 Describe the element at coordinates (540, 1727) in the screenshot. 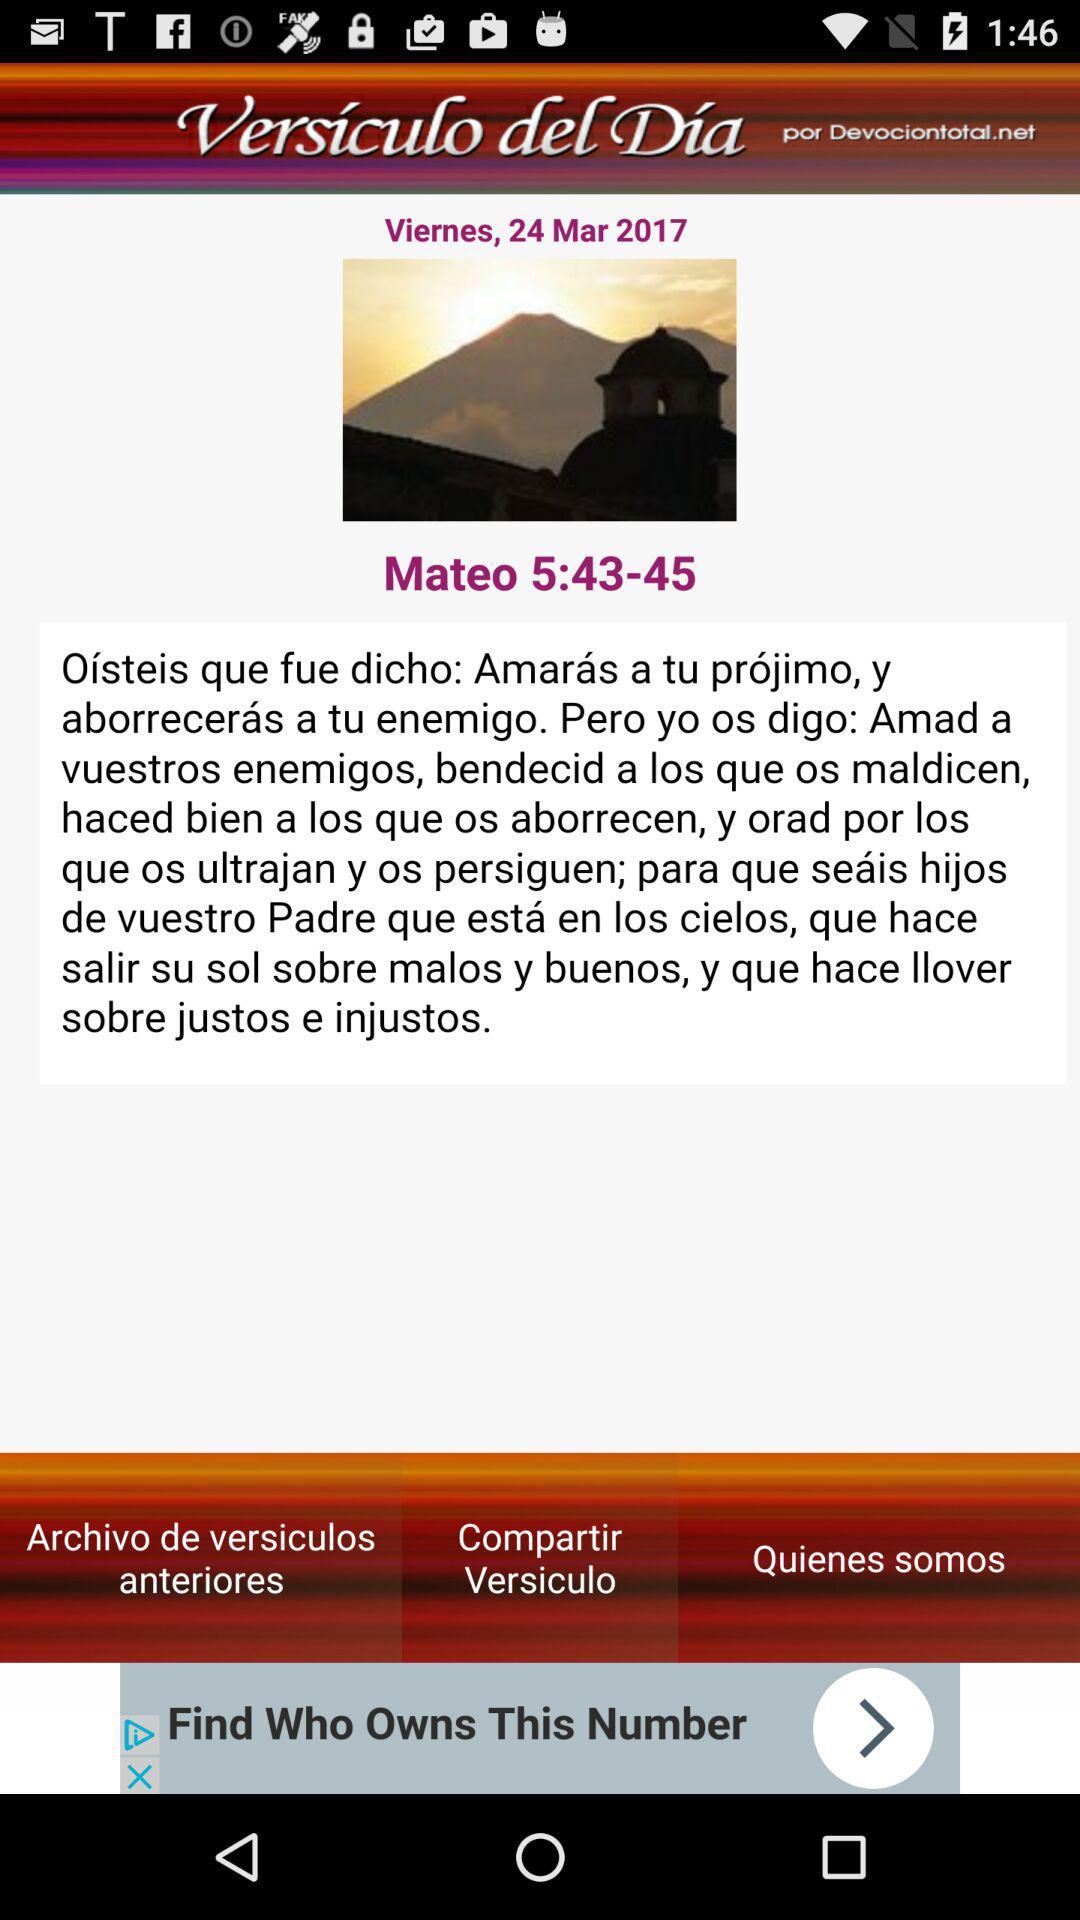

I see `advertising` at that location.